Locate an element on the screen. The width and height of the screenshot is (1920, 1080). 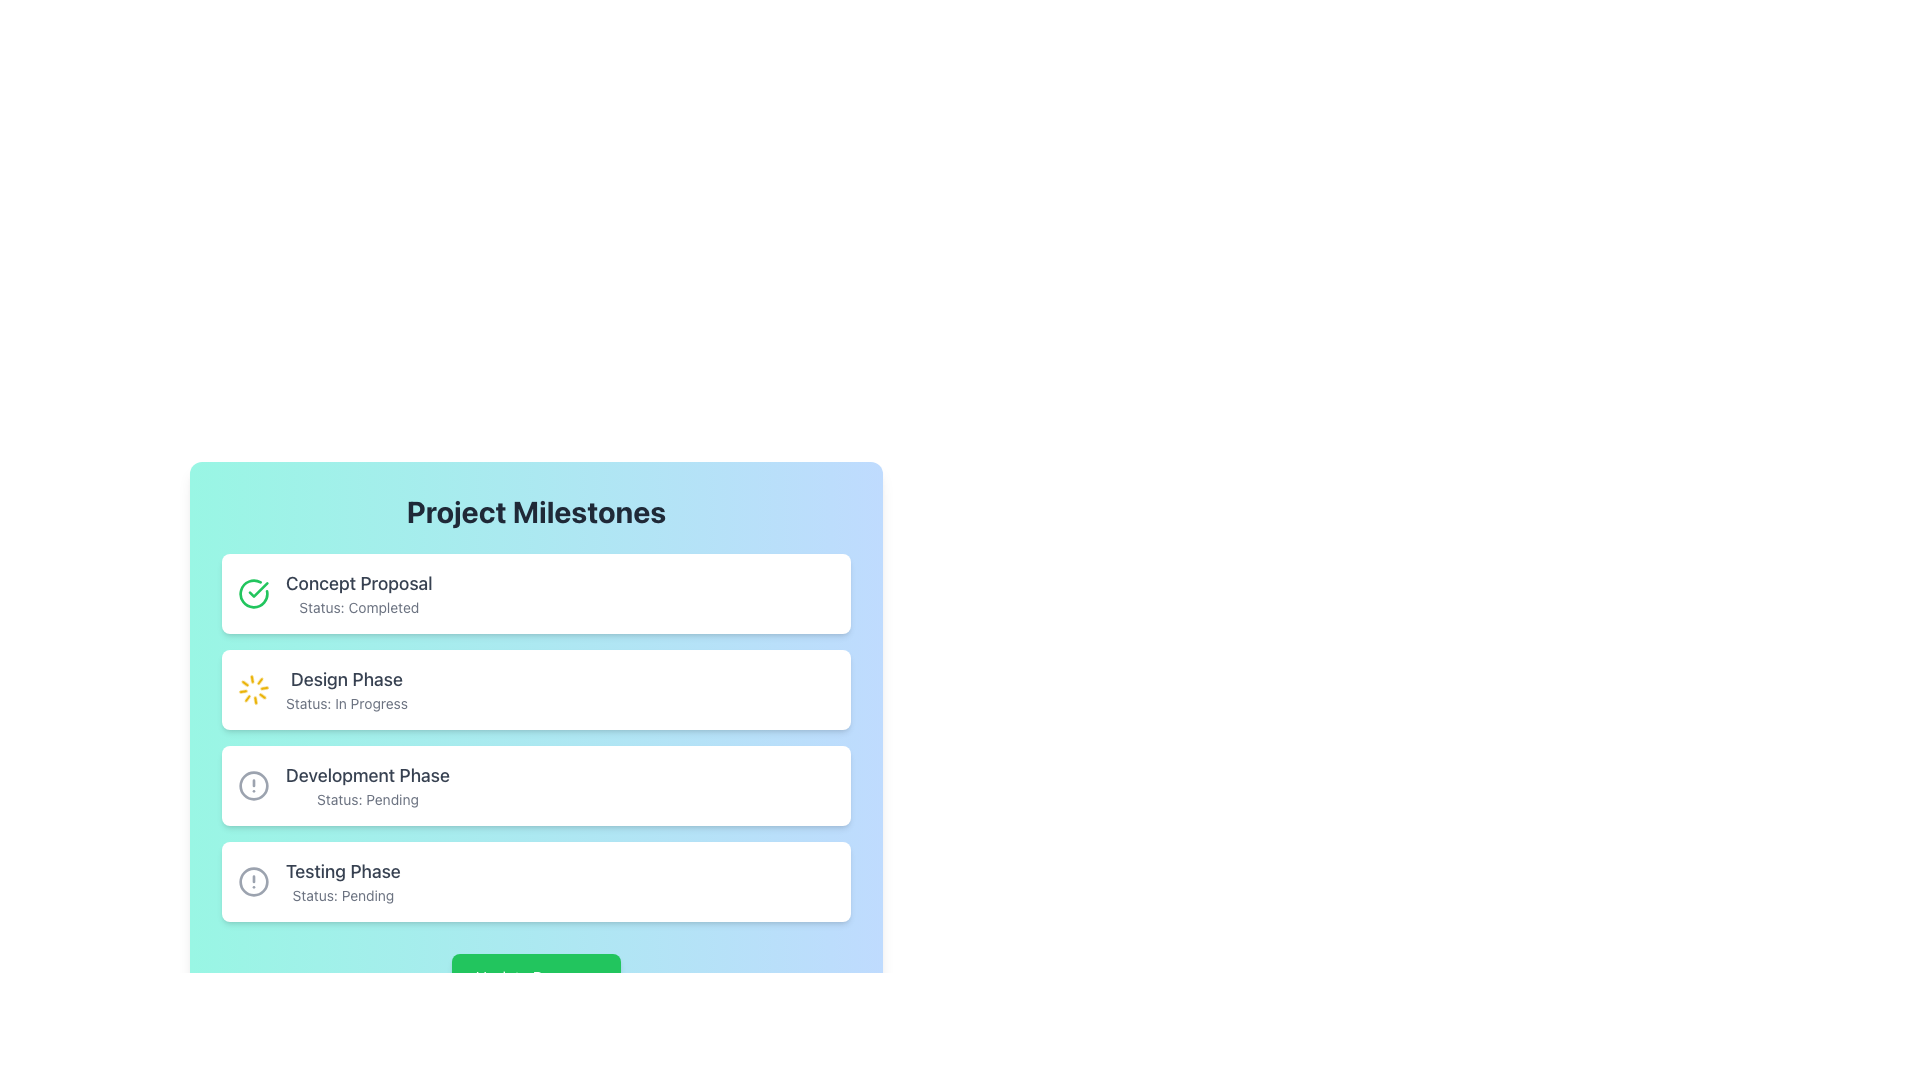
the 'Design Phase' informational card, which includes the subtitle 'Status: In Progress' is located at coordinates (346, 689).